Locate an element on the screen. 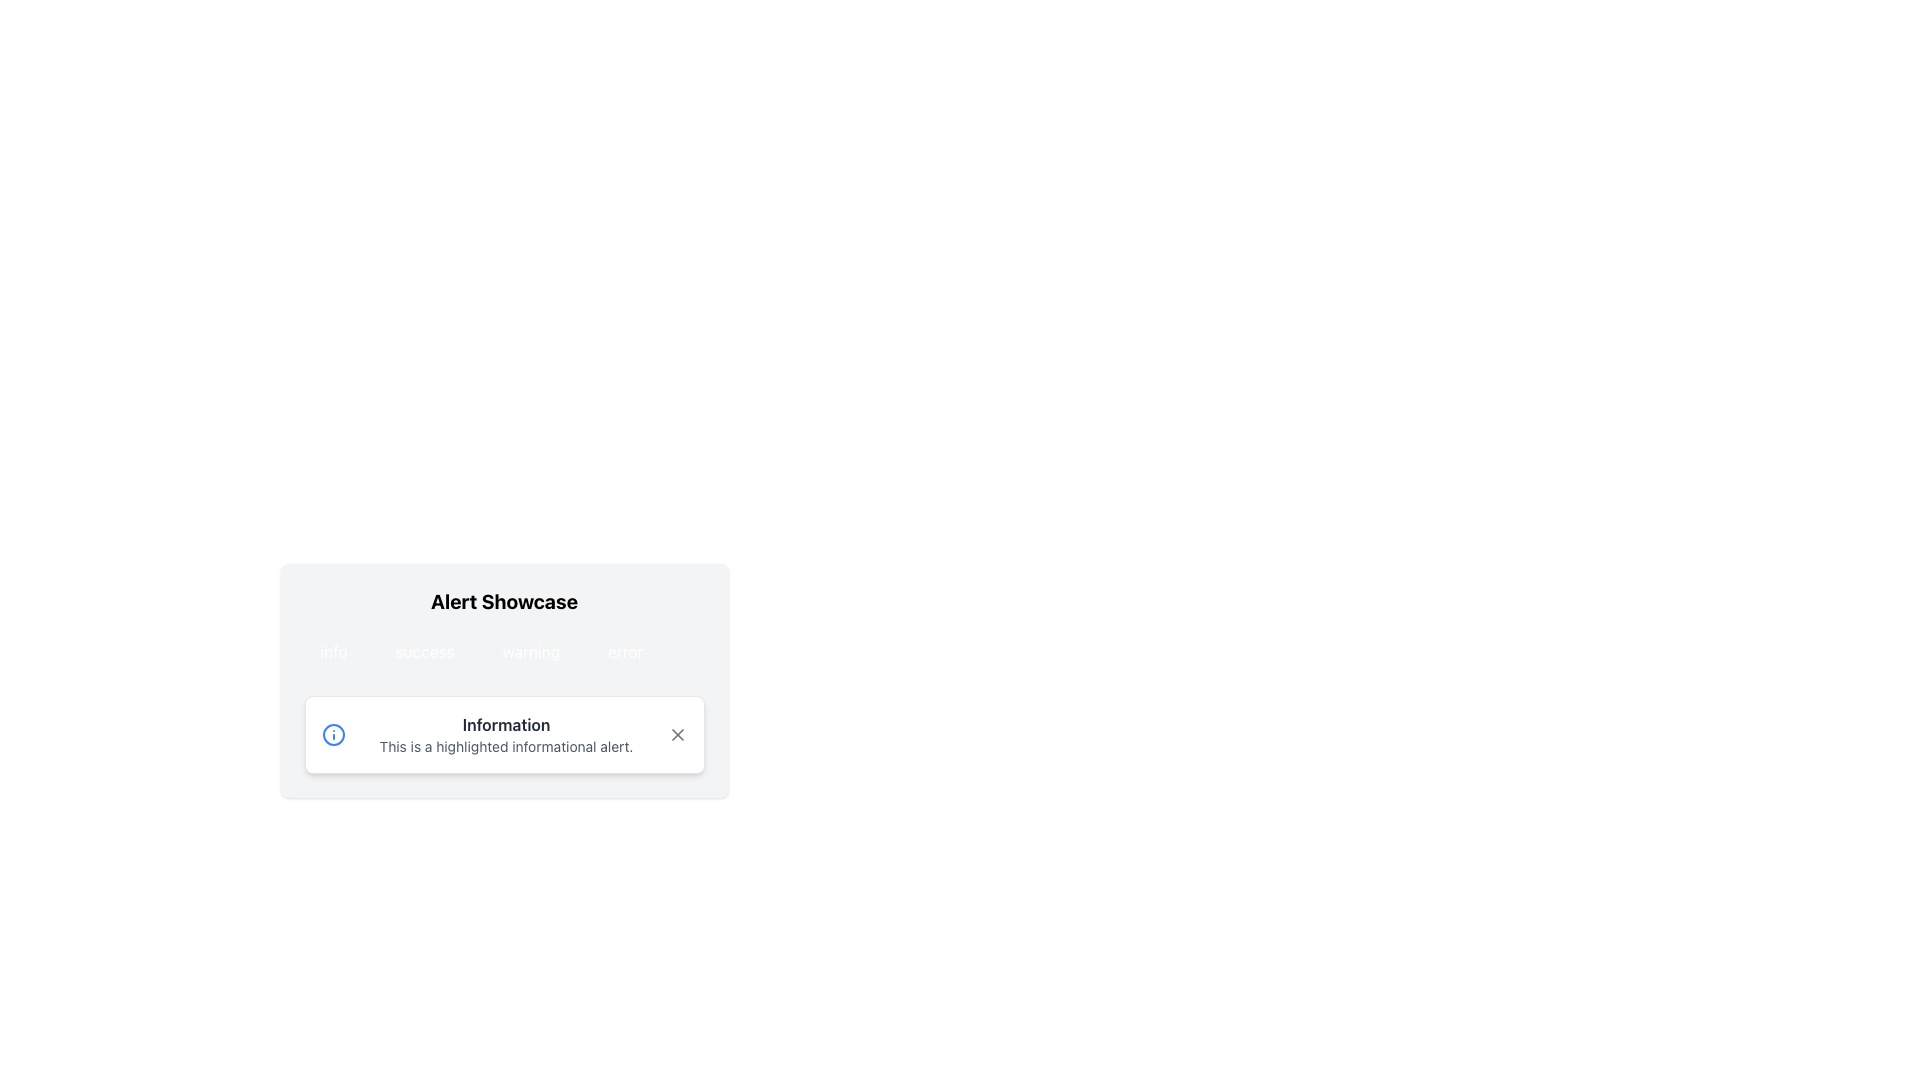 This screenshot has height=1080, width=1920. text displayed in the rectangular text component that says 'This is a highlighted informational alert.' located within the alert box titled 'Information' is located at coordinates (506, 747).